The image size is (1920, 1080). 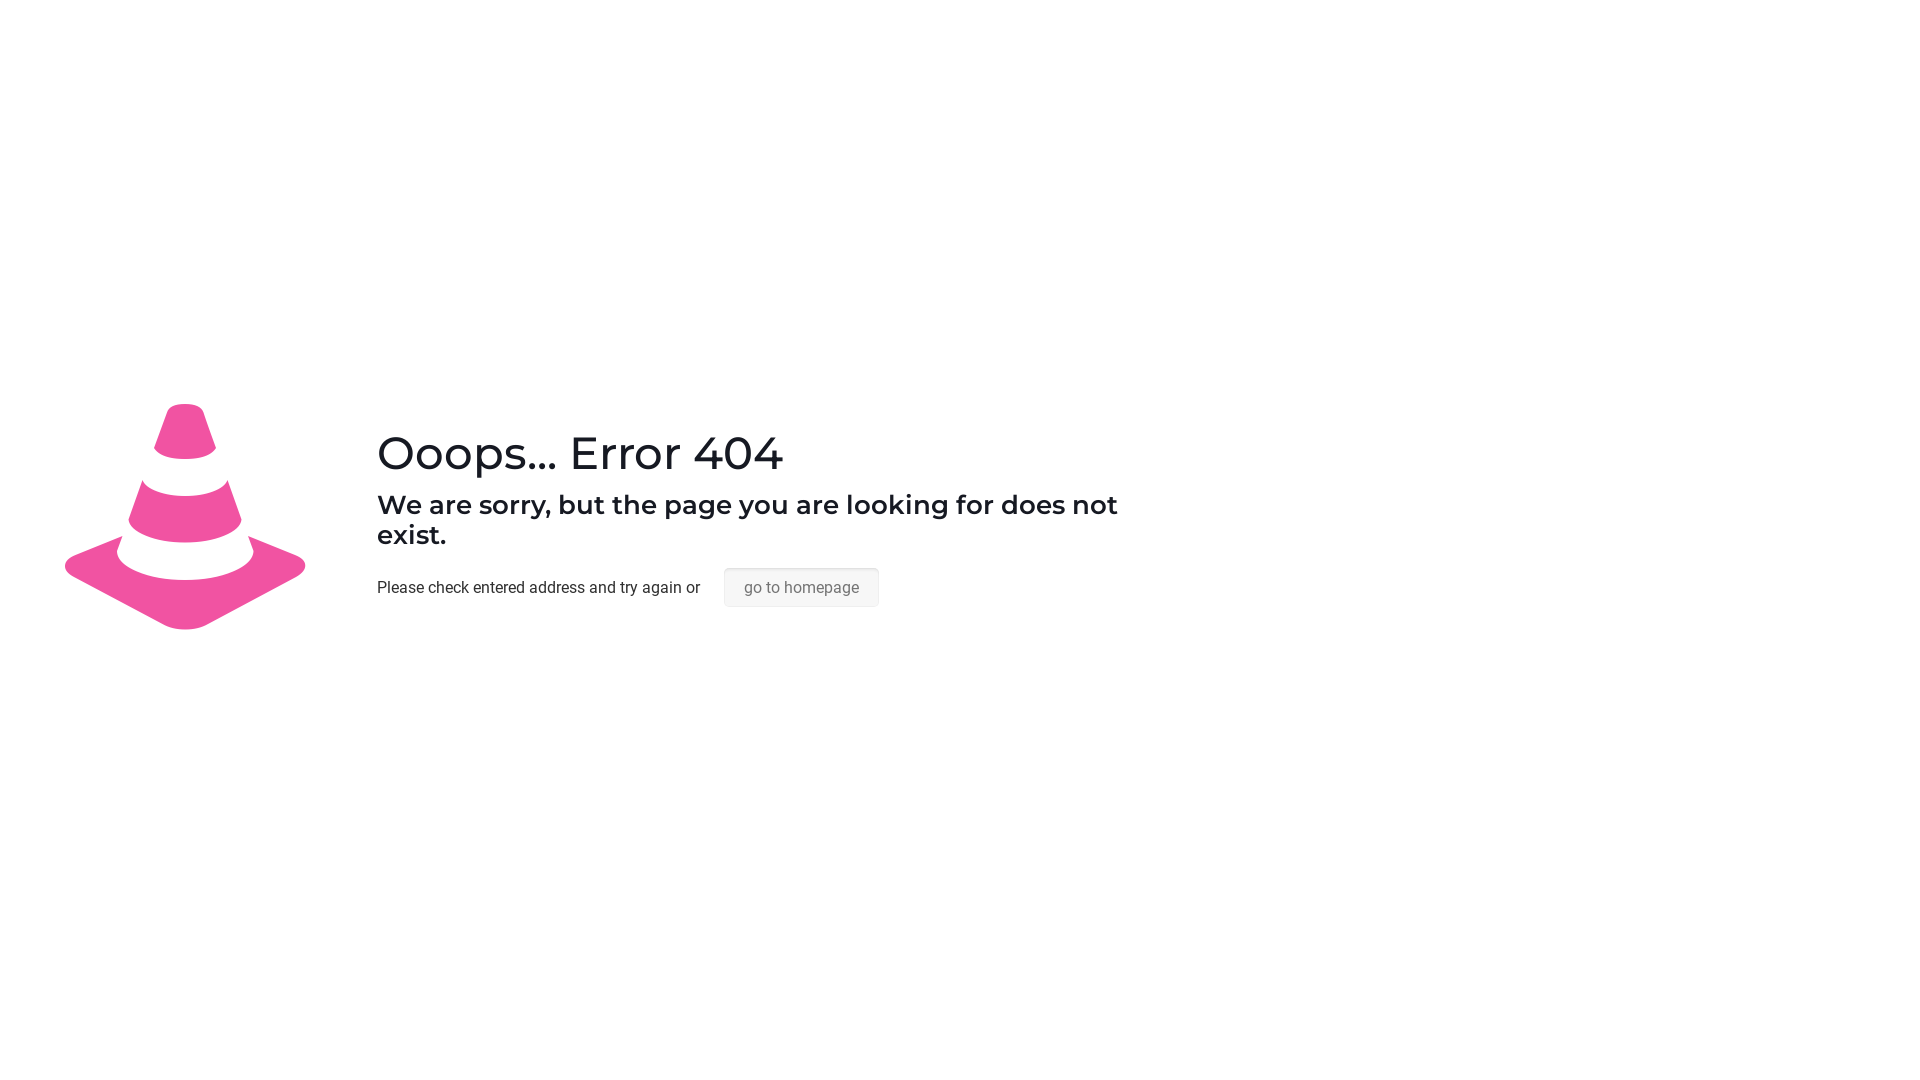 What do you see at coordinates (801, 586) in the screenshot?
I see `'go to homepage'` at bounding box center [801, 586].